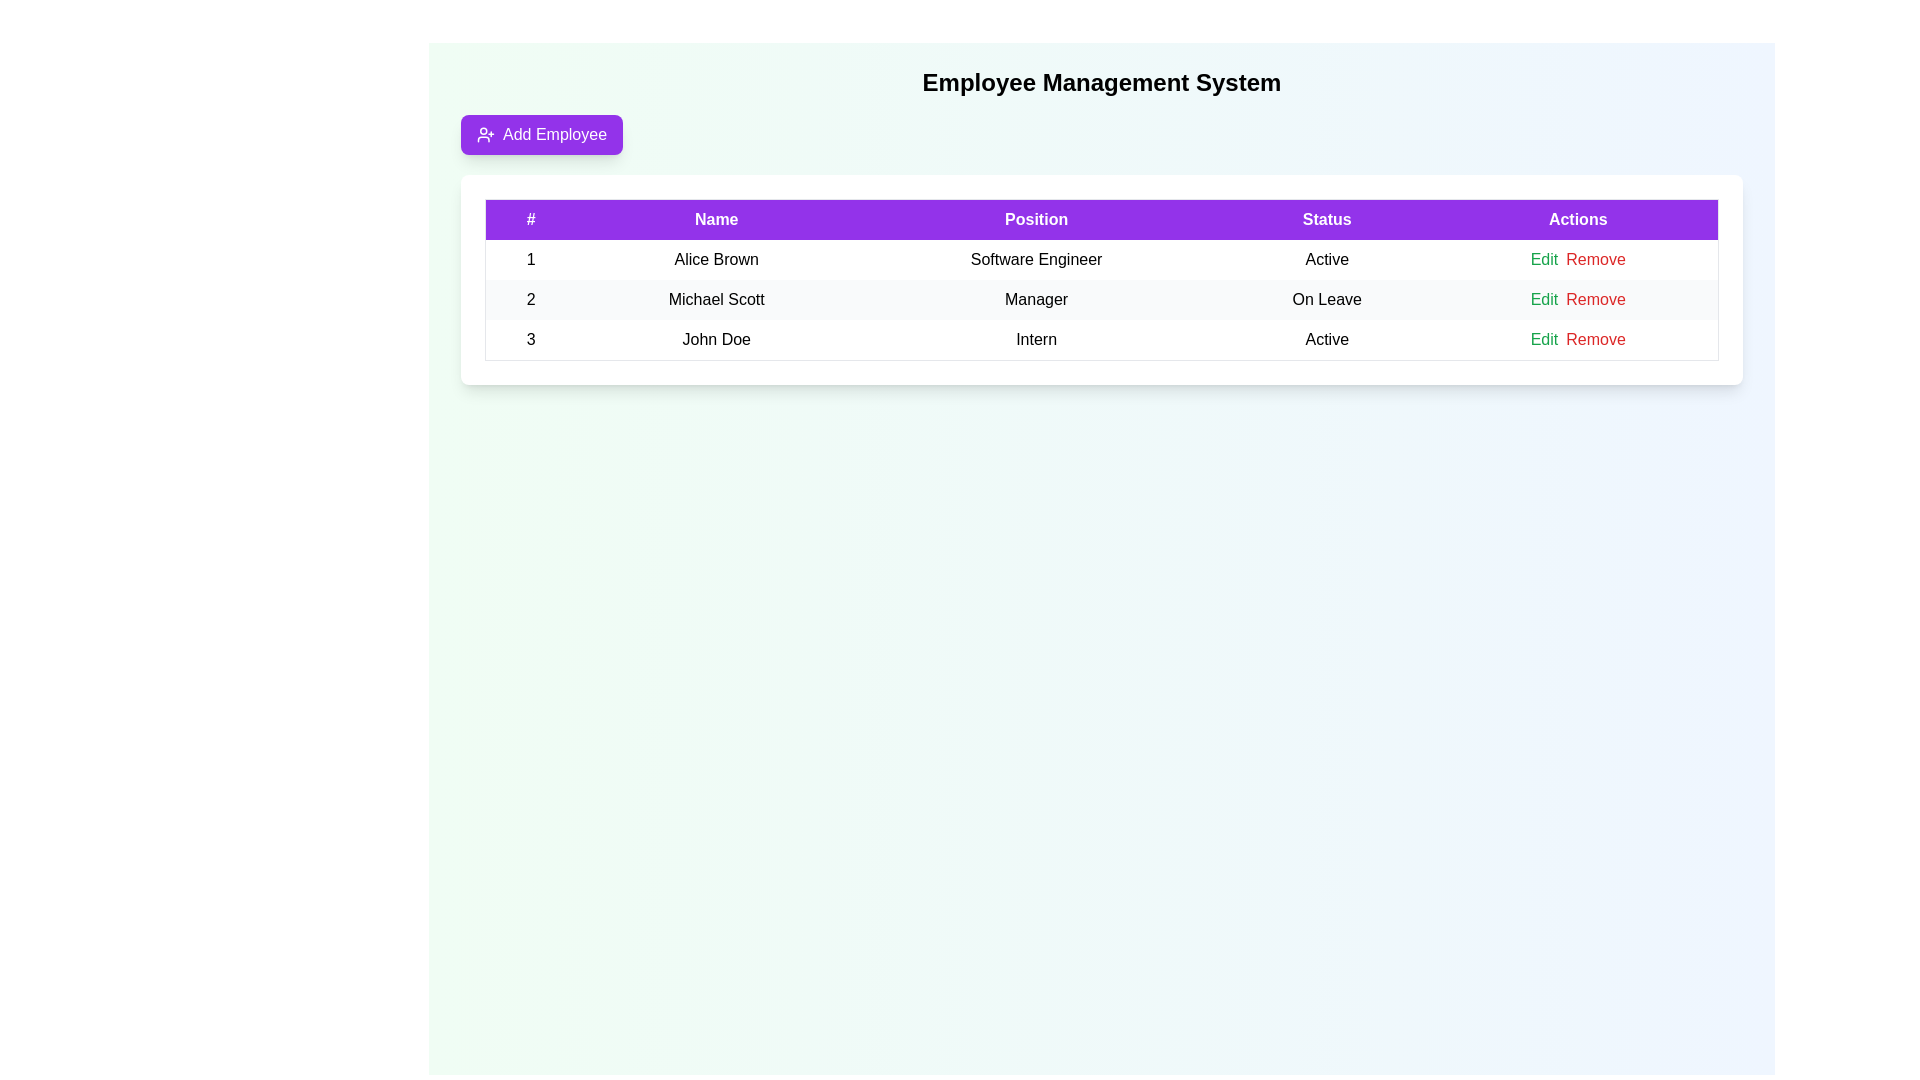 The image size is (1920, 1080). Describe the element at coordinates (1327, 300) in the screenshot. I see `the 'On Leave' text label indicating the employment status of 'Michael Scott' in the table under the 'Status' column` at that location.